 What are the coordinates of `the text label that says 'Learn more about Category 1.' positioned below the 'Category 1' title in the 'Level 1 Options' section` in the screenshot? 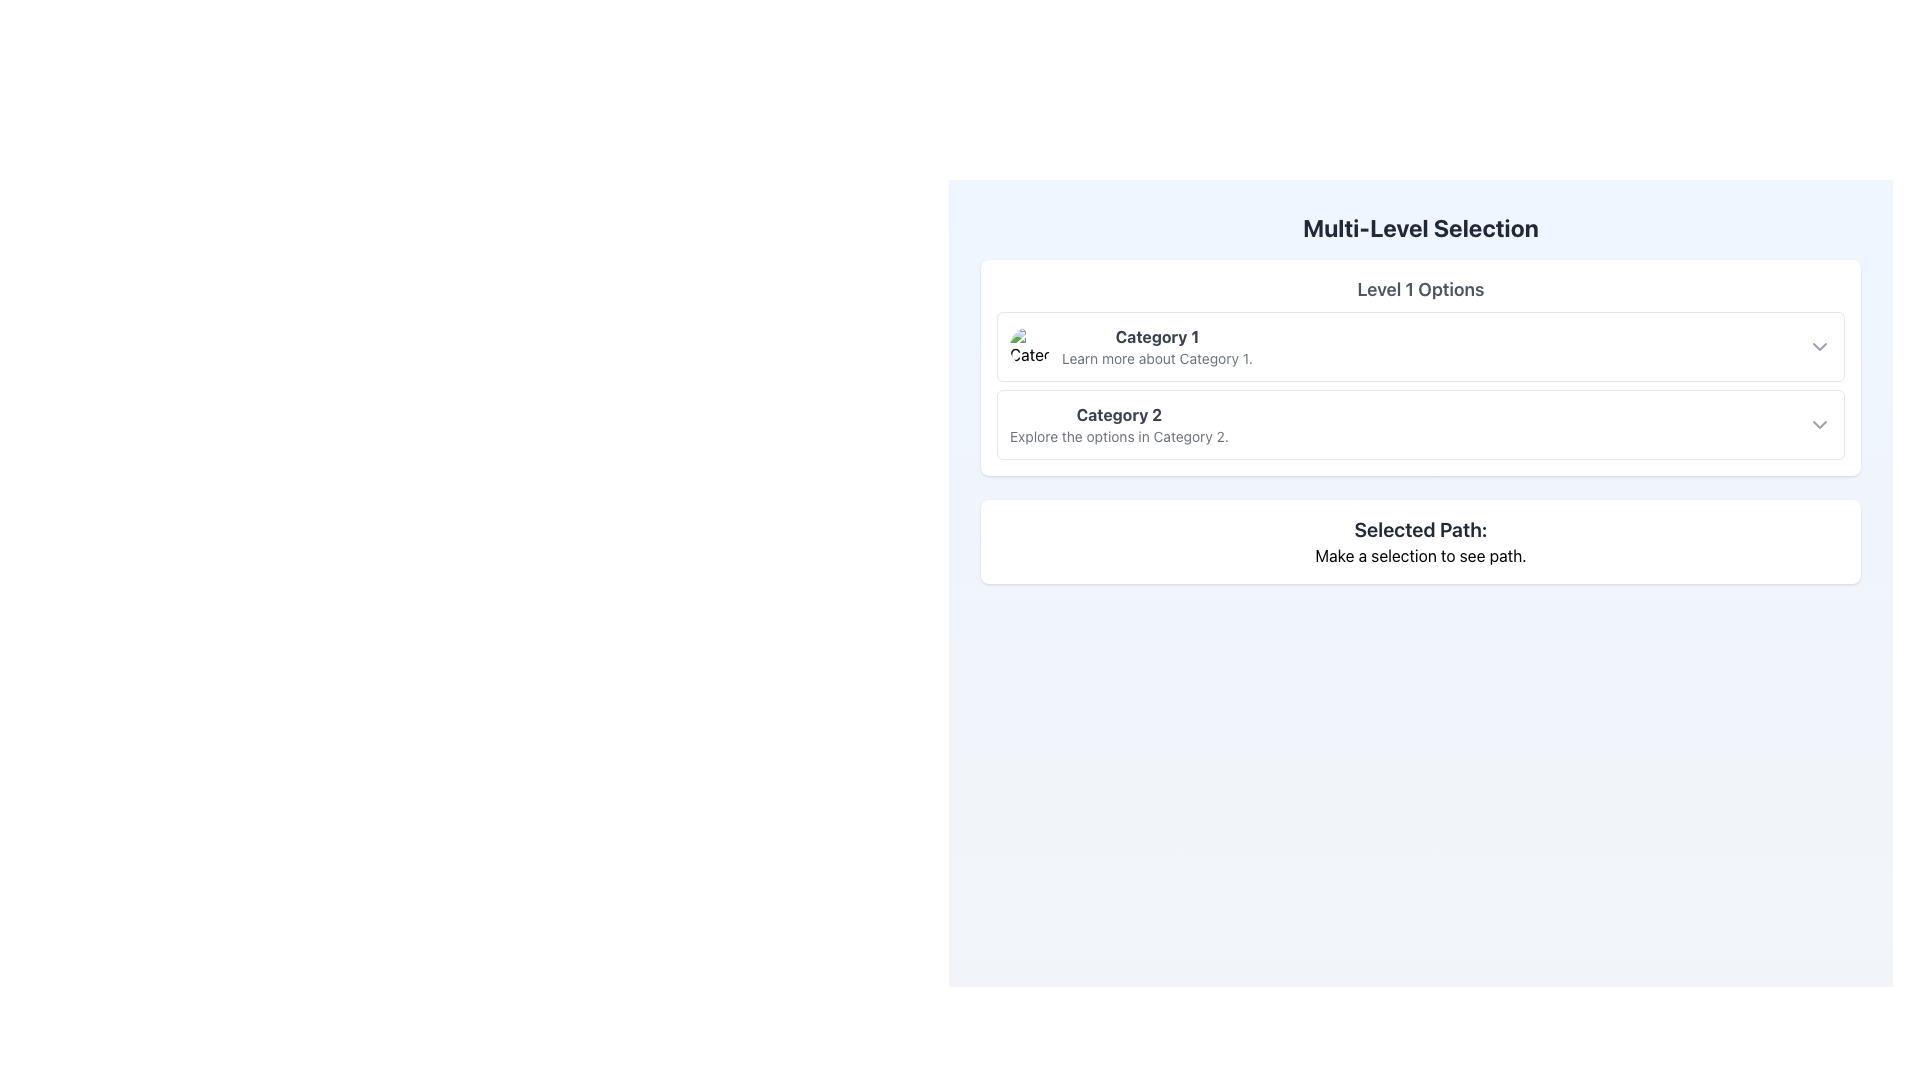 It's located at (1157, 357).